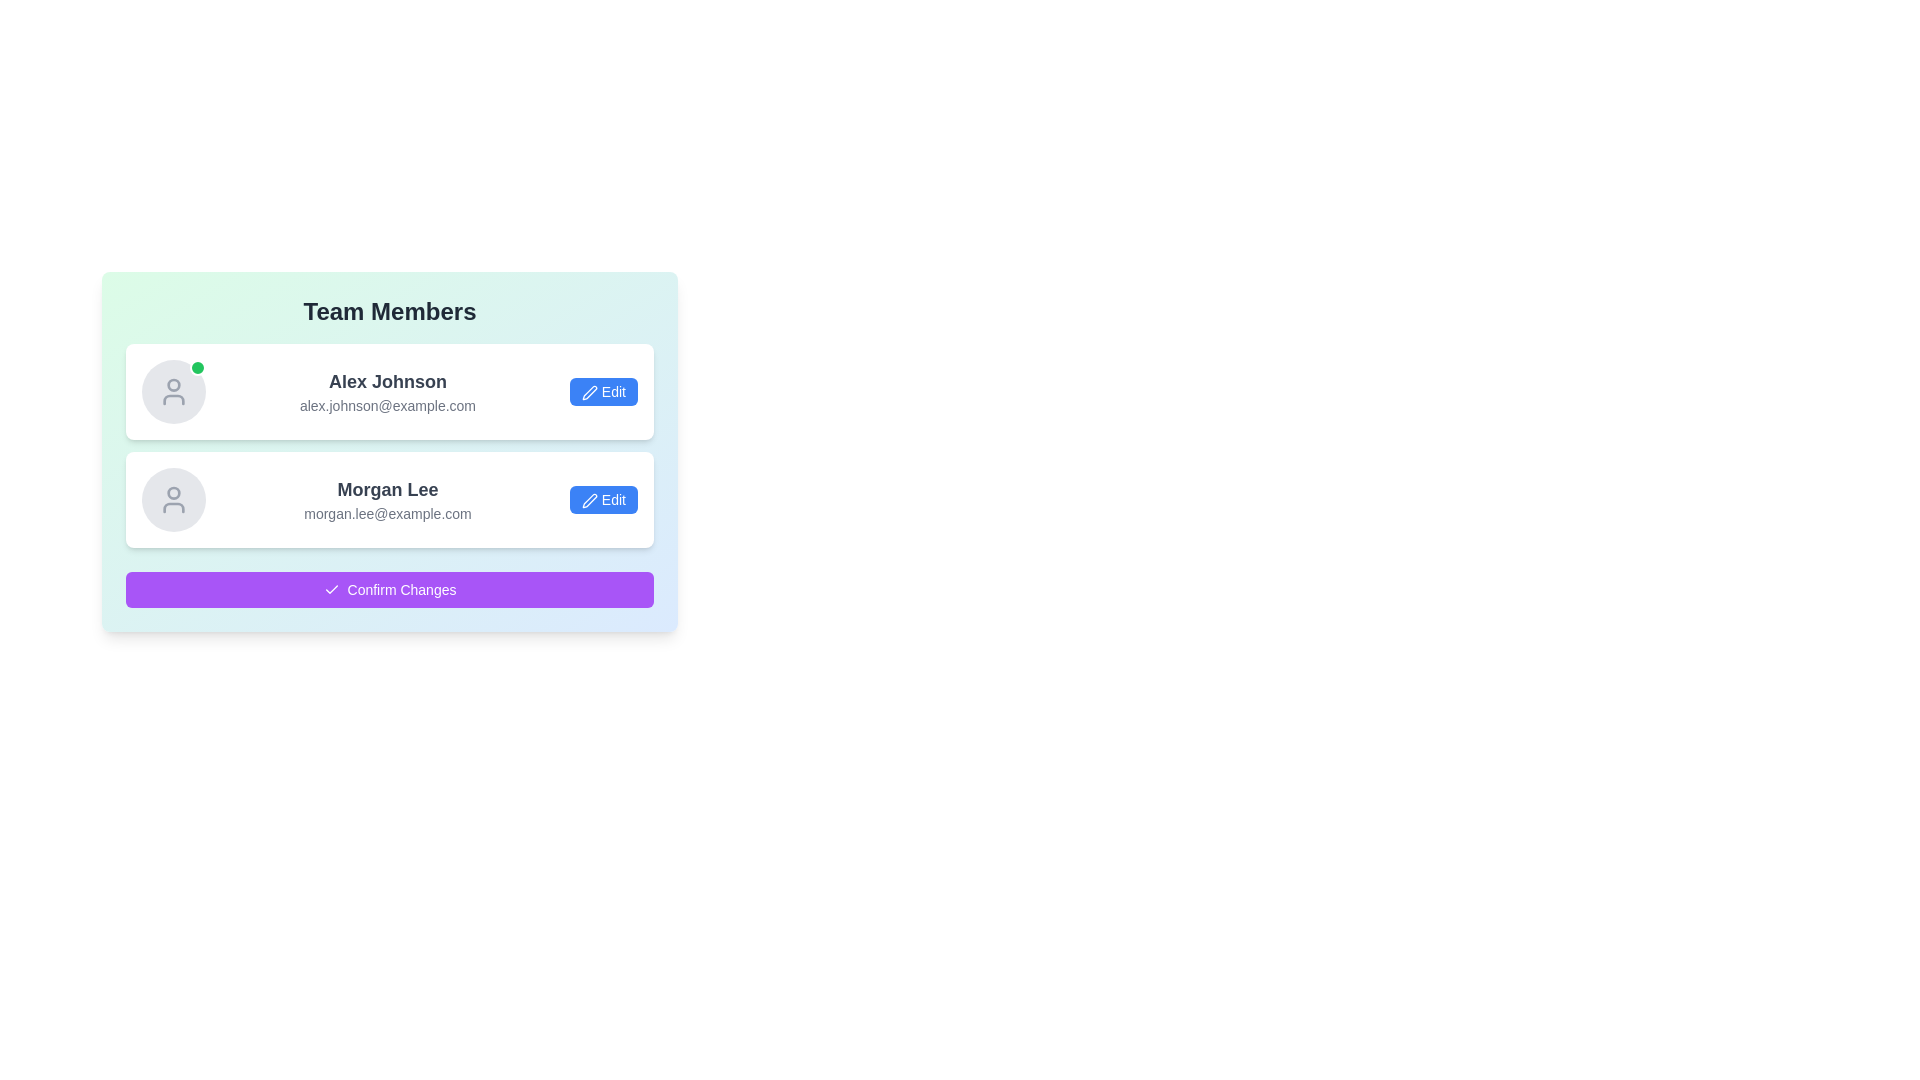  Describe the element at coordinates (173, 499) in the screenshot. I see `the user avatar icon located to the left of the name 'Morgan Lee' in the team members list` at that location.